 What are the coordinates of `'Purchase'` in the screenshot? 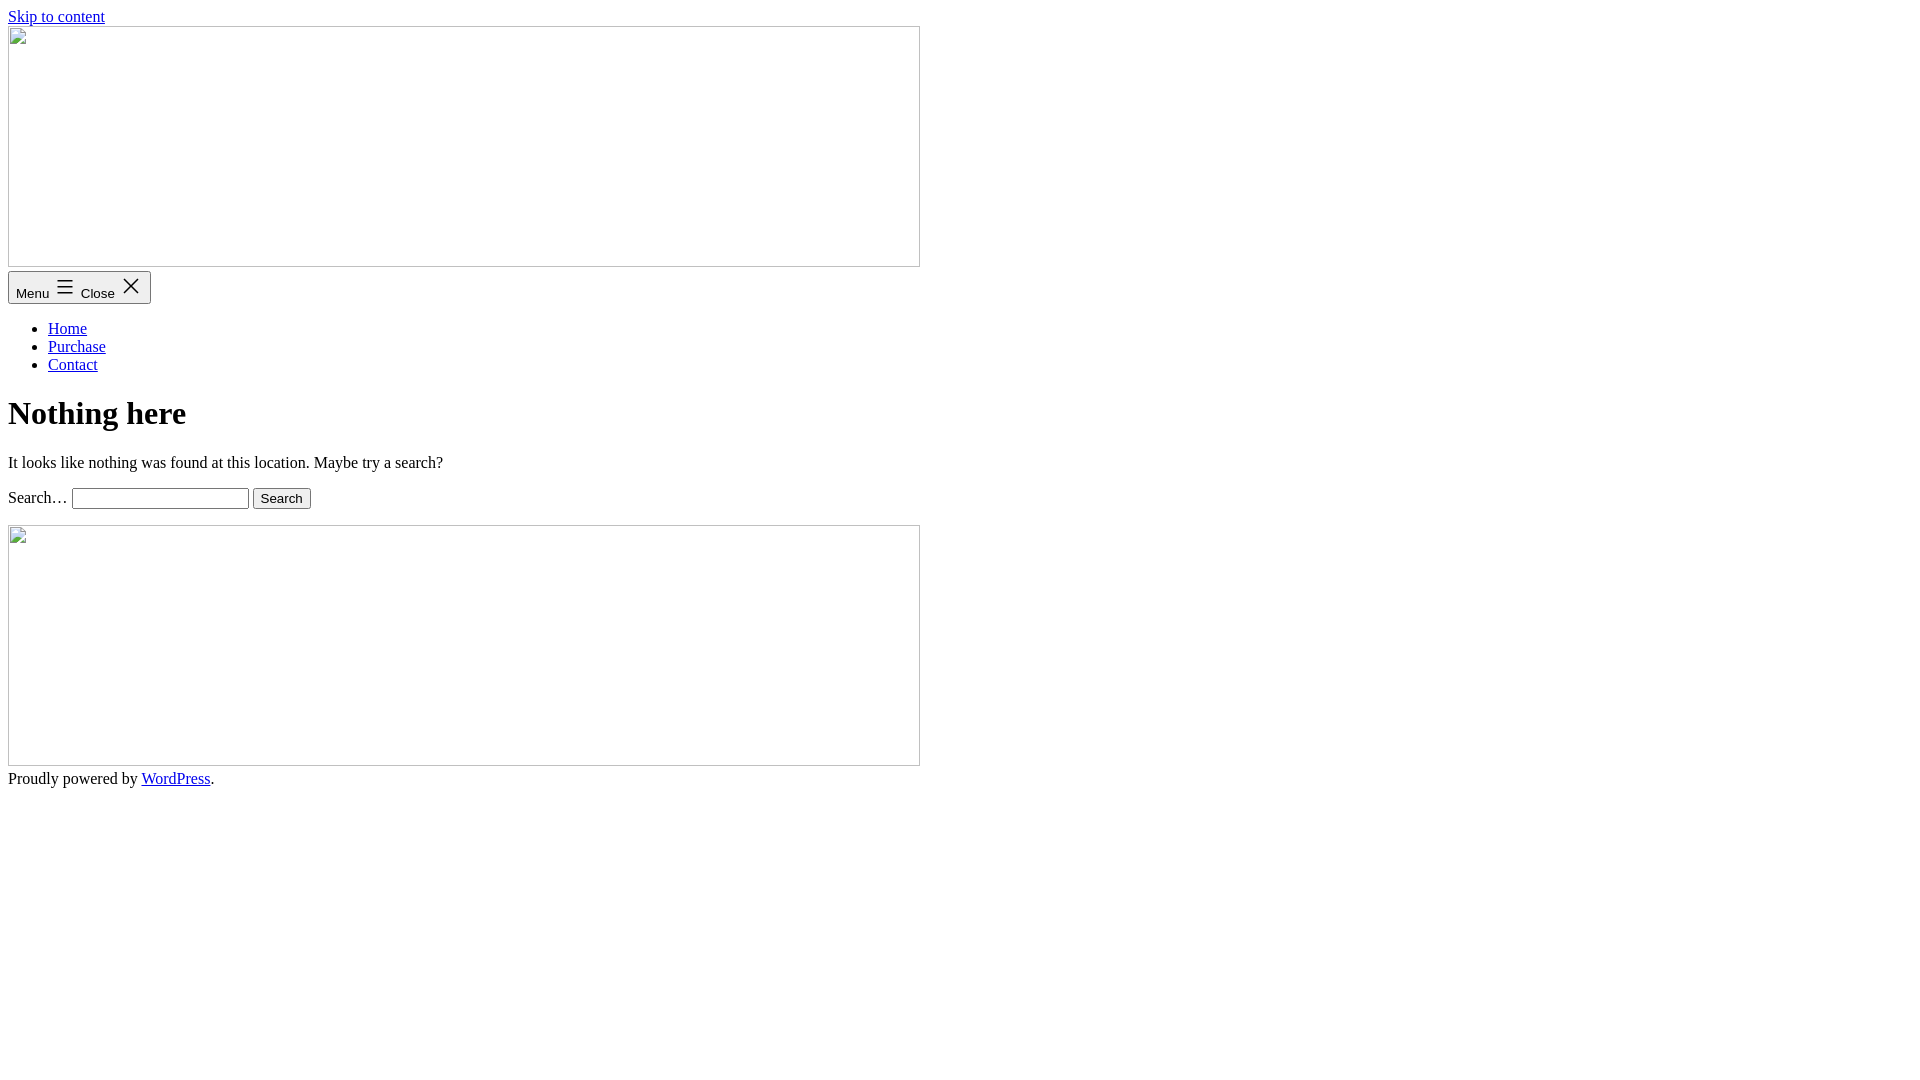 It's located at (76, 345).